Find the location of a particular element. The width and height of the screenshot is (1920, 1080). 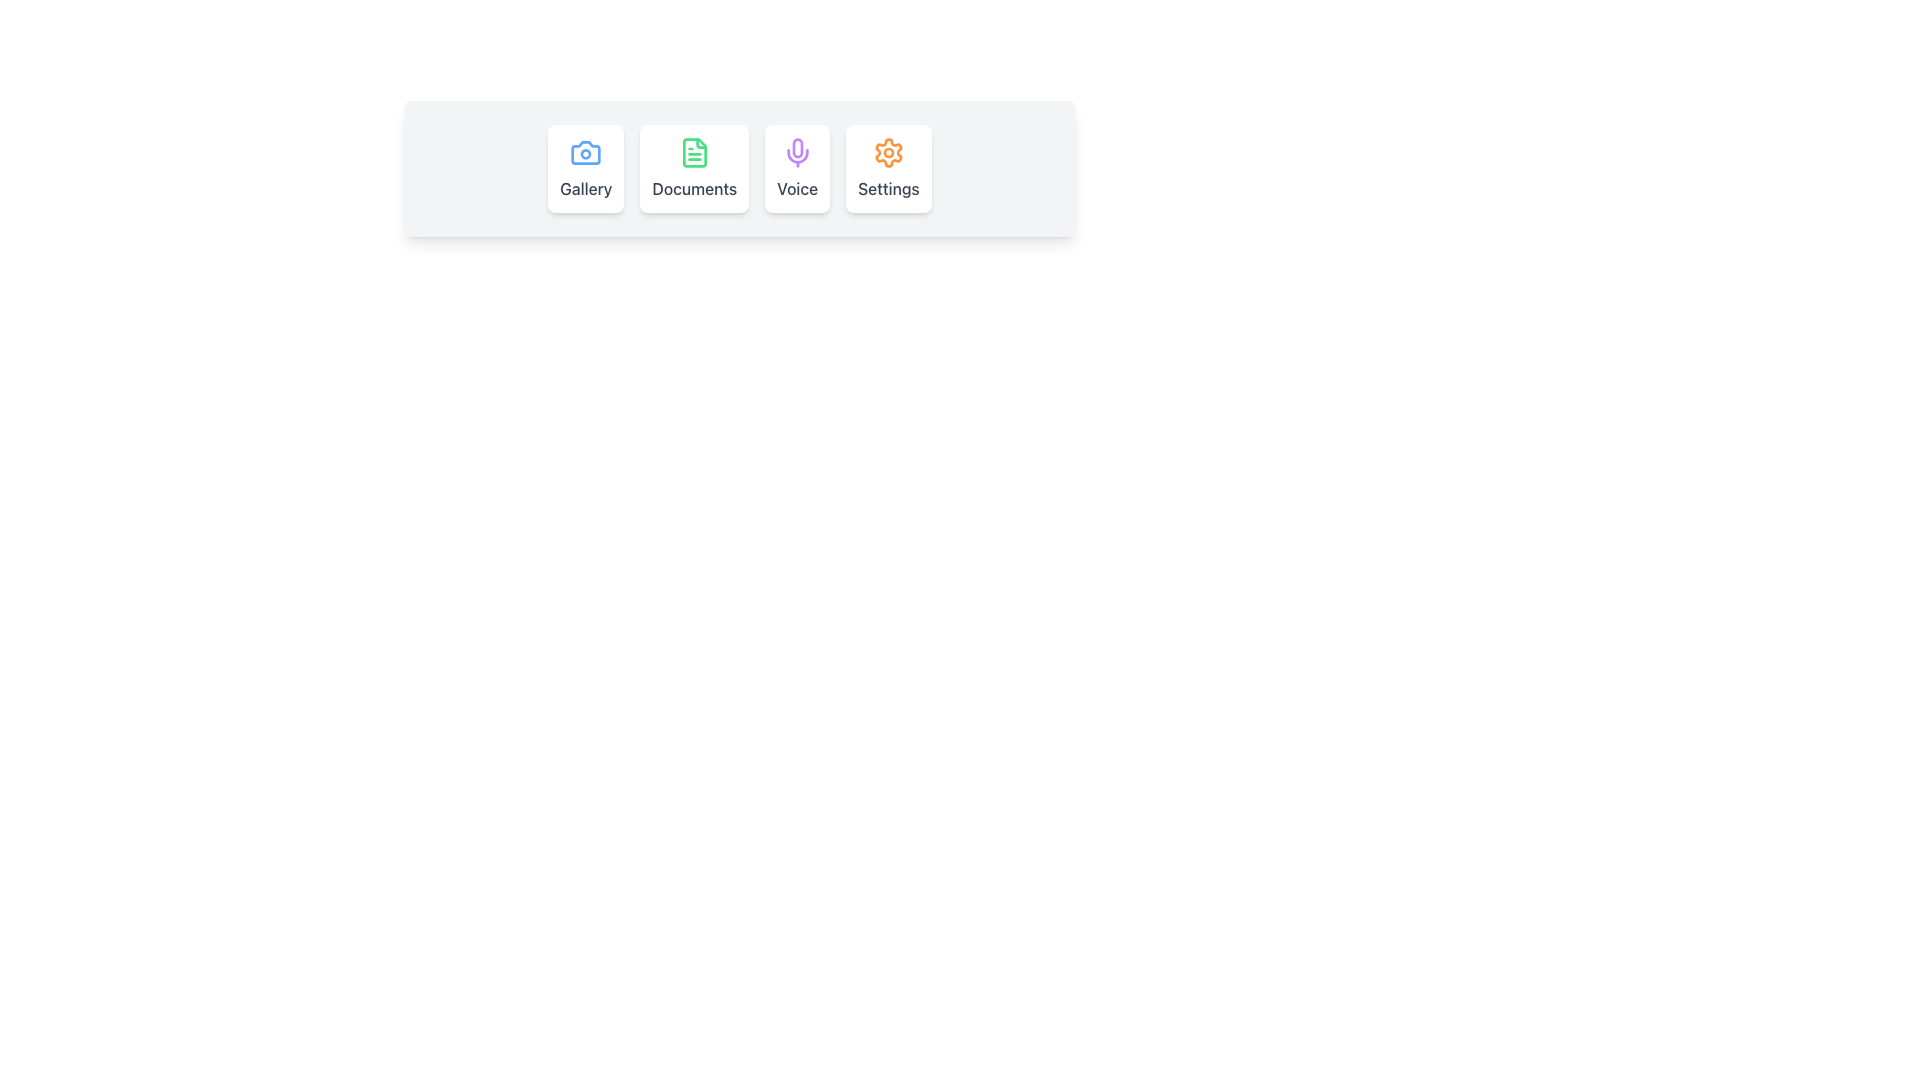

the microphone button labeled 'Voice' is located at coordinates (796, 168).